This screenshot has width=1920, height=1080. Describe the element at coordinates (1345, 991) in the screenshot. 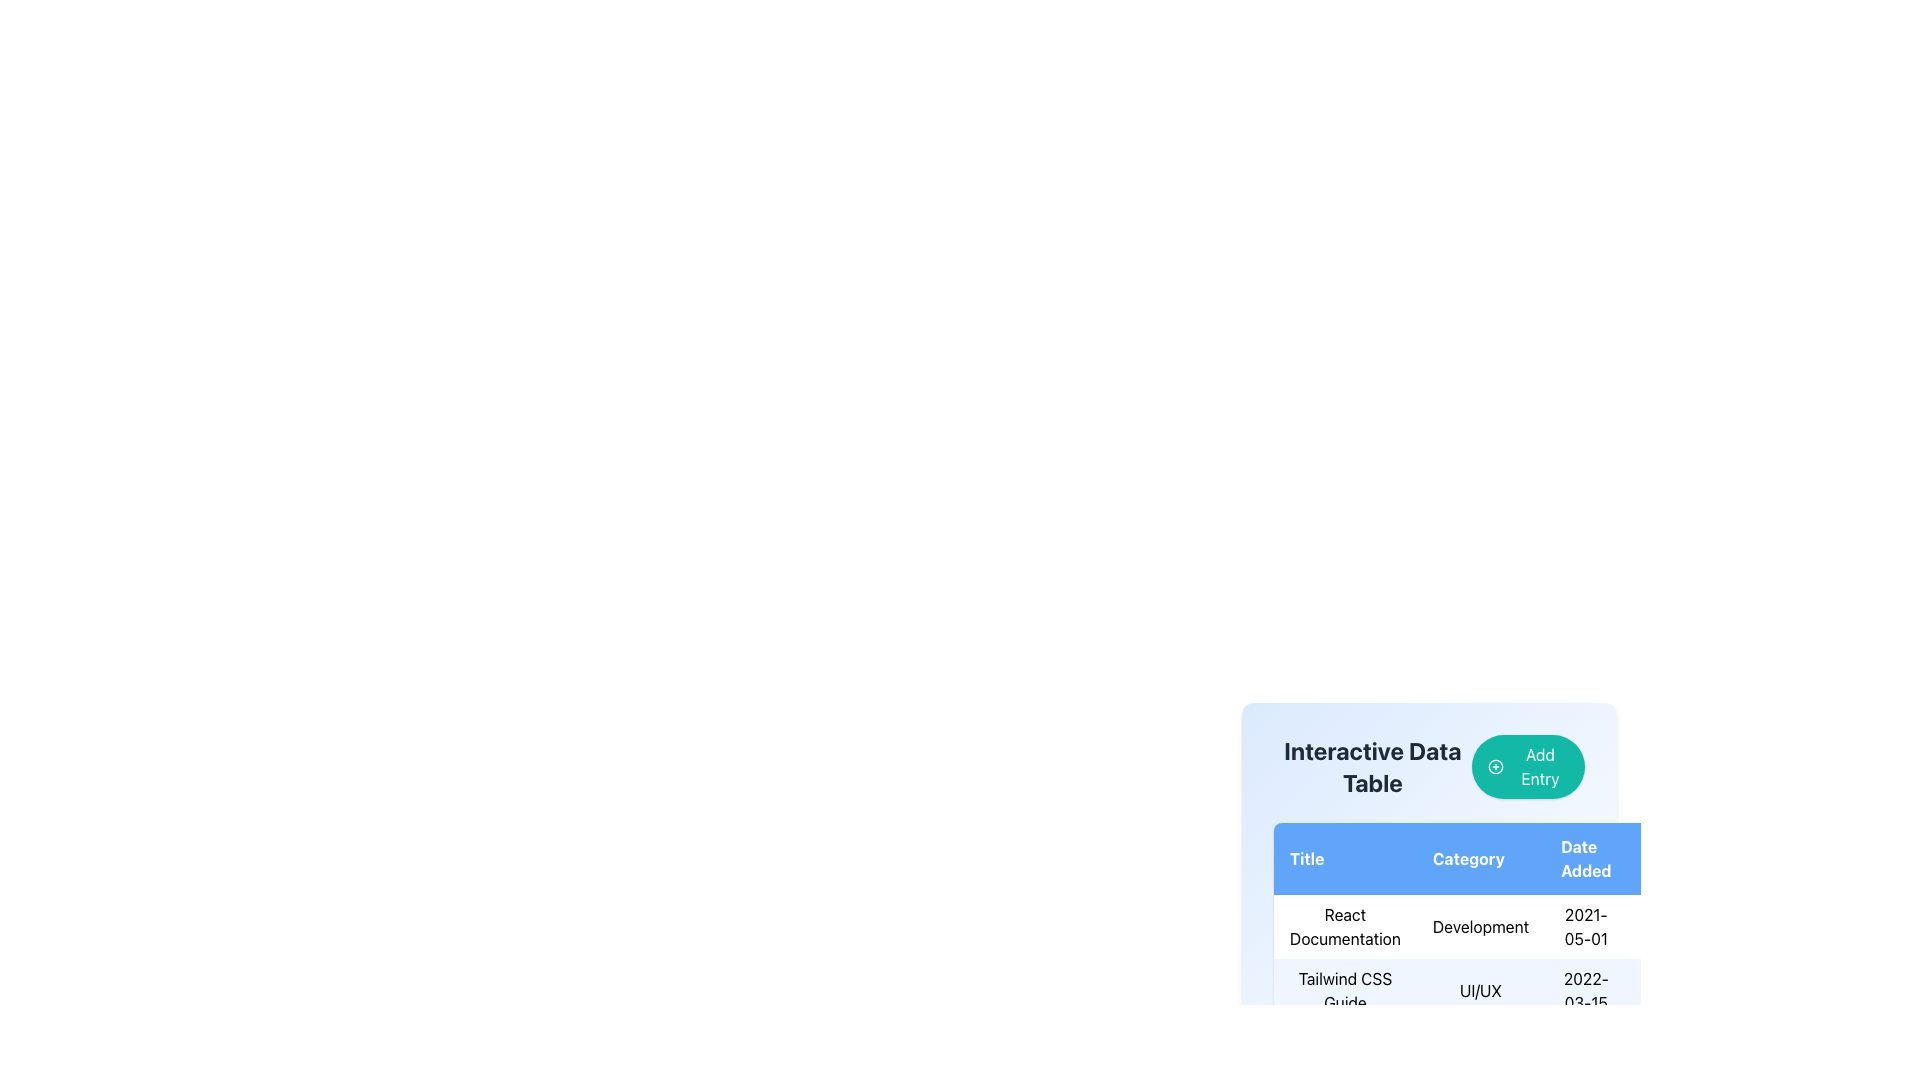

I see `the table cell displaying the text 'Tailwind CSS Guide', located in the first column of the row under the 'Title' header` at that location.